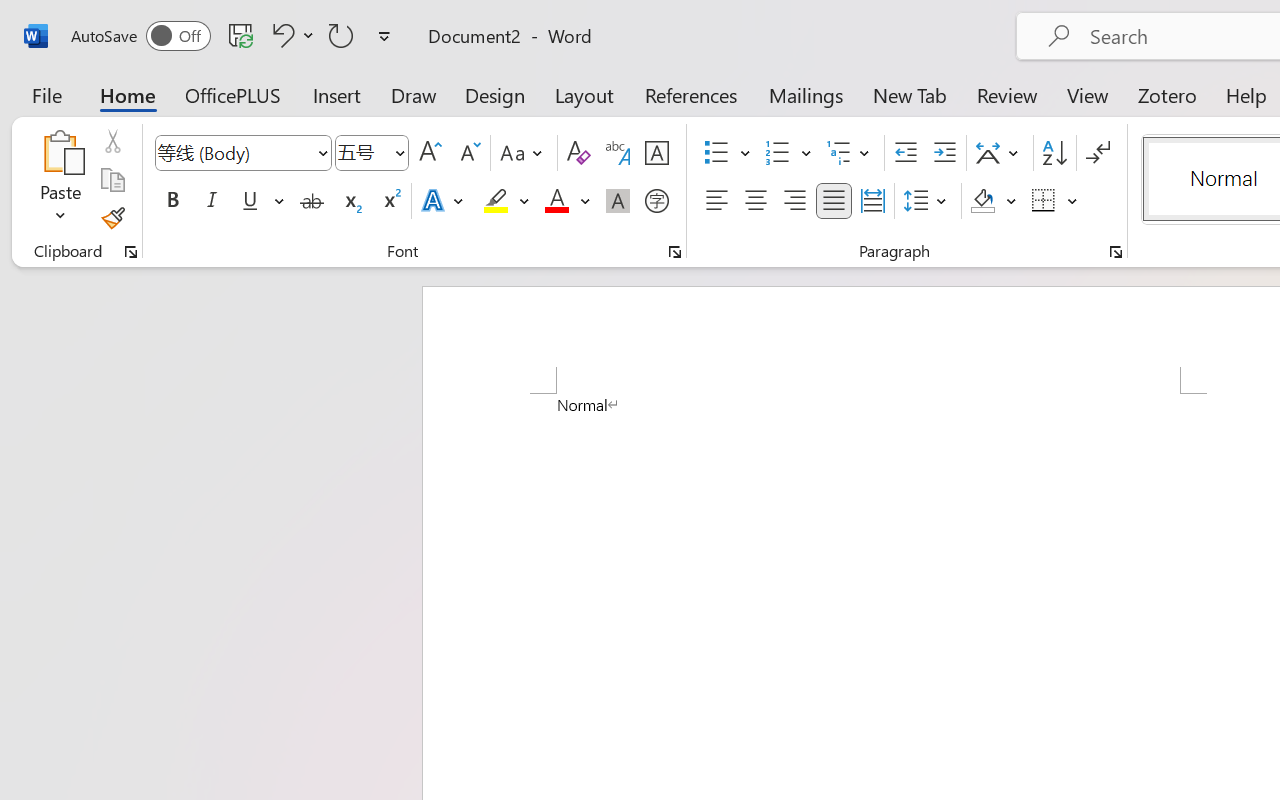  What do you see at coordinates (111, 218) in the screenshot?
I see `'Format Painter'` at bounding box center [111, 218].